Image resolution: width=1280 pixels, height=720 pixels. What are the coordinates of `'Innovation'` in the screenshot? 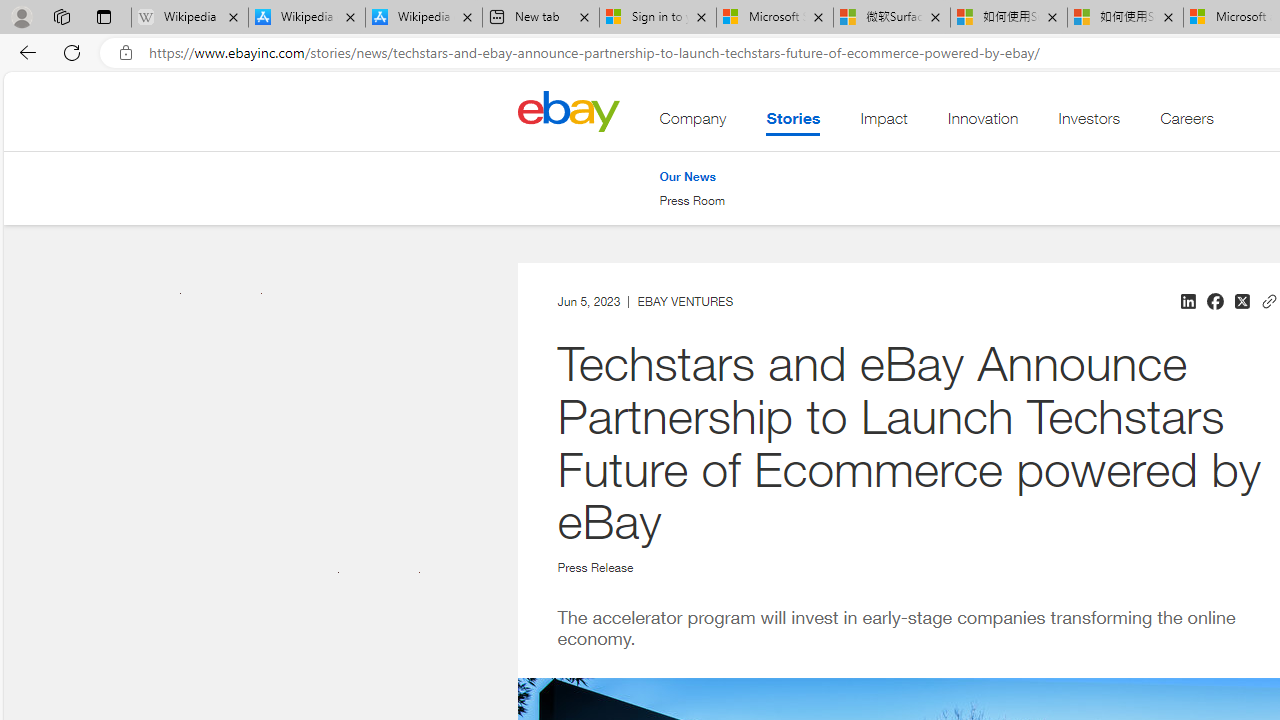 It's located at (983, 123).